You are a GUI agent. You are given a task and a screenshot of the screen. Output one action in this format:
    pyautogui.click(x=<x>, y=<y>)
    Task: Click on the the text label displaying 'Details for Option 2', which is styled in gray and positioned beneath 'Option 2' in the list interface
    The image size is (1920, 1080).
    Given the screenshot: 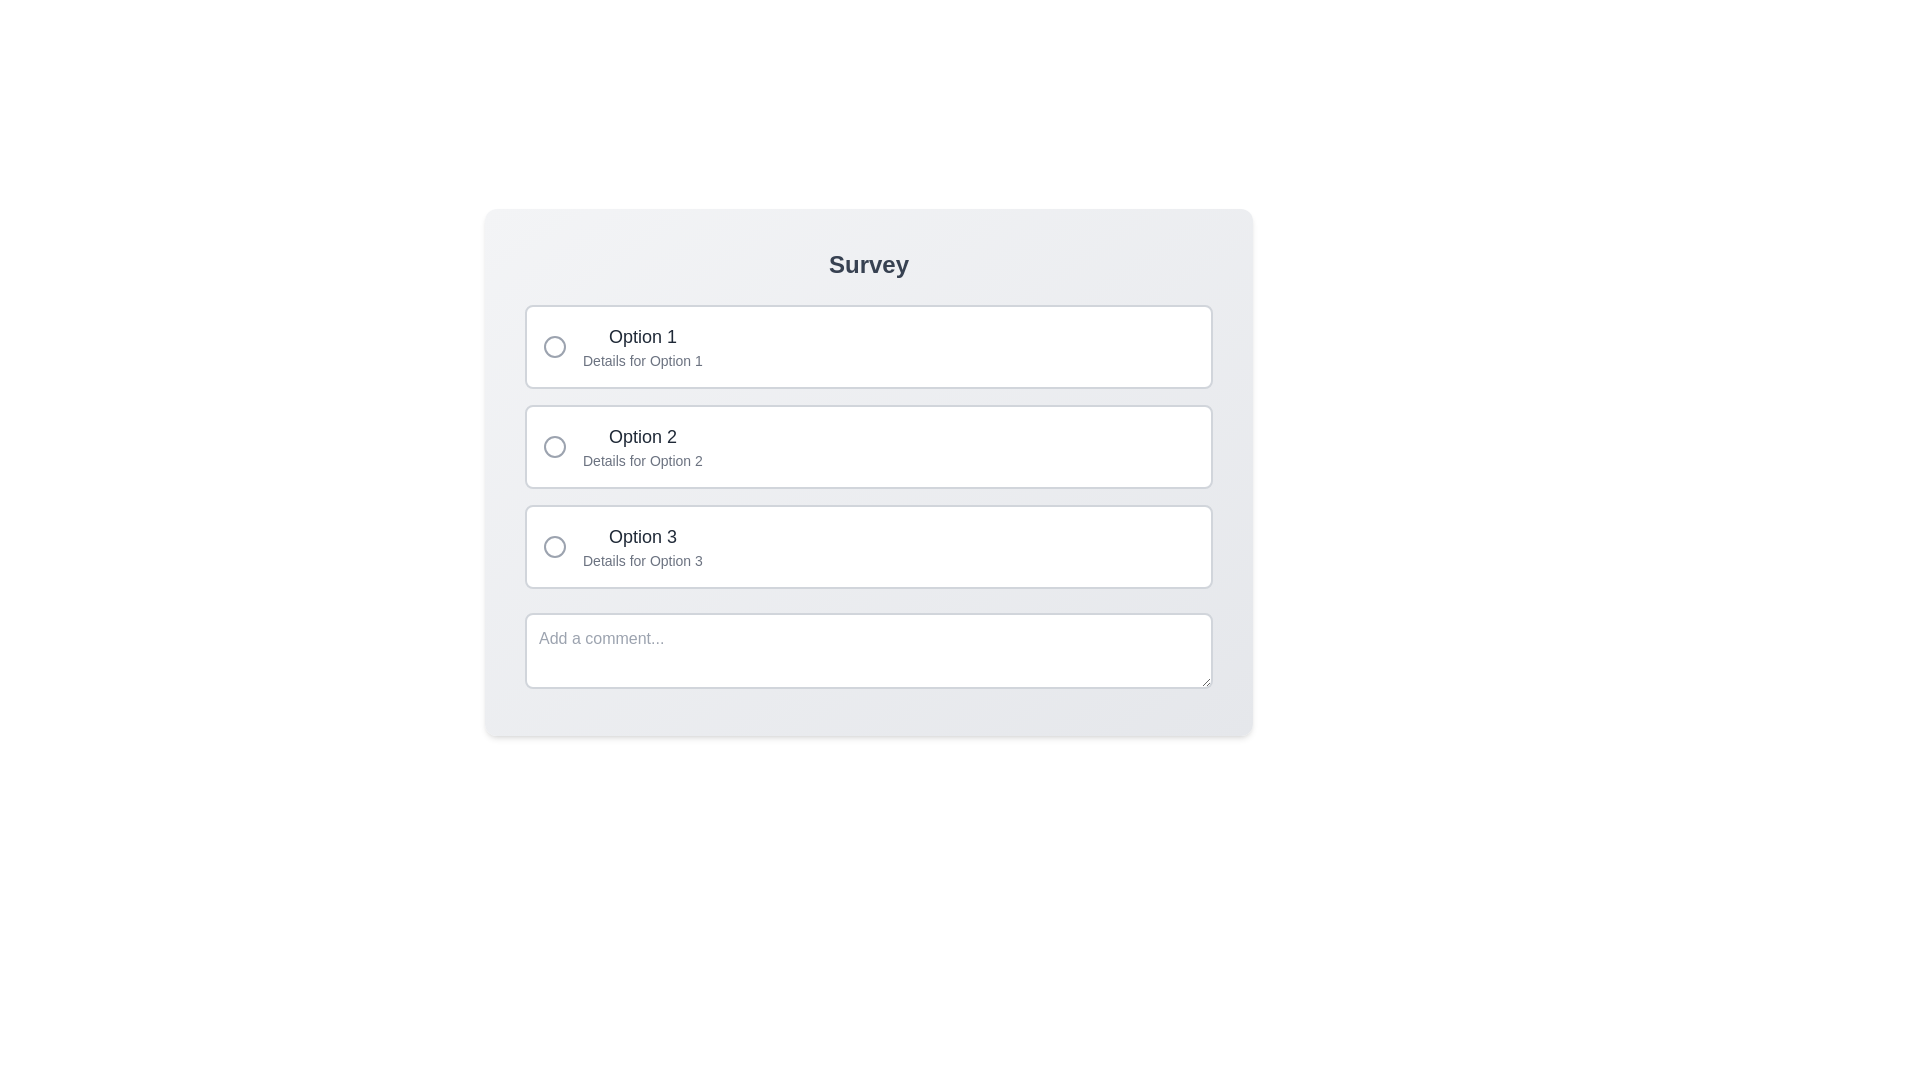 What is the action you would take?
    pyautogui.click(x=643, y=461)
    